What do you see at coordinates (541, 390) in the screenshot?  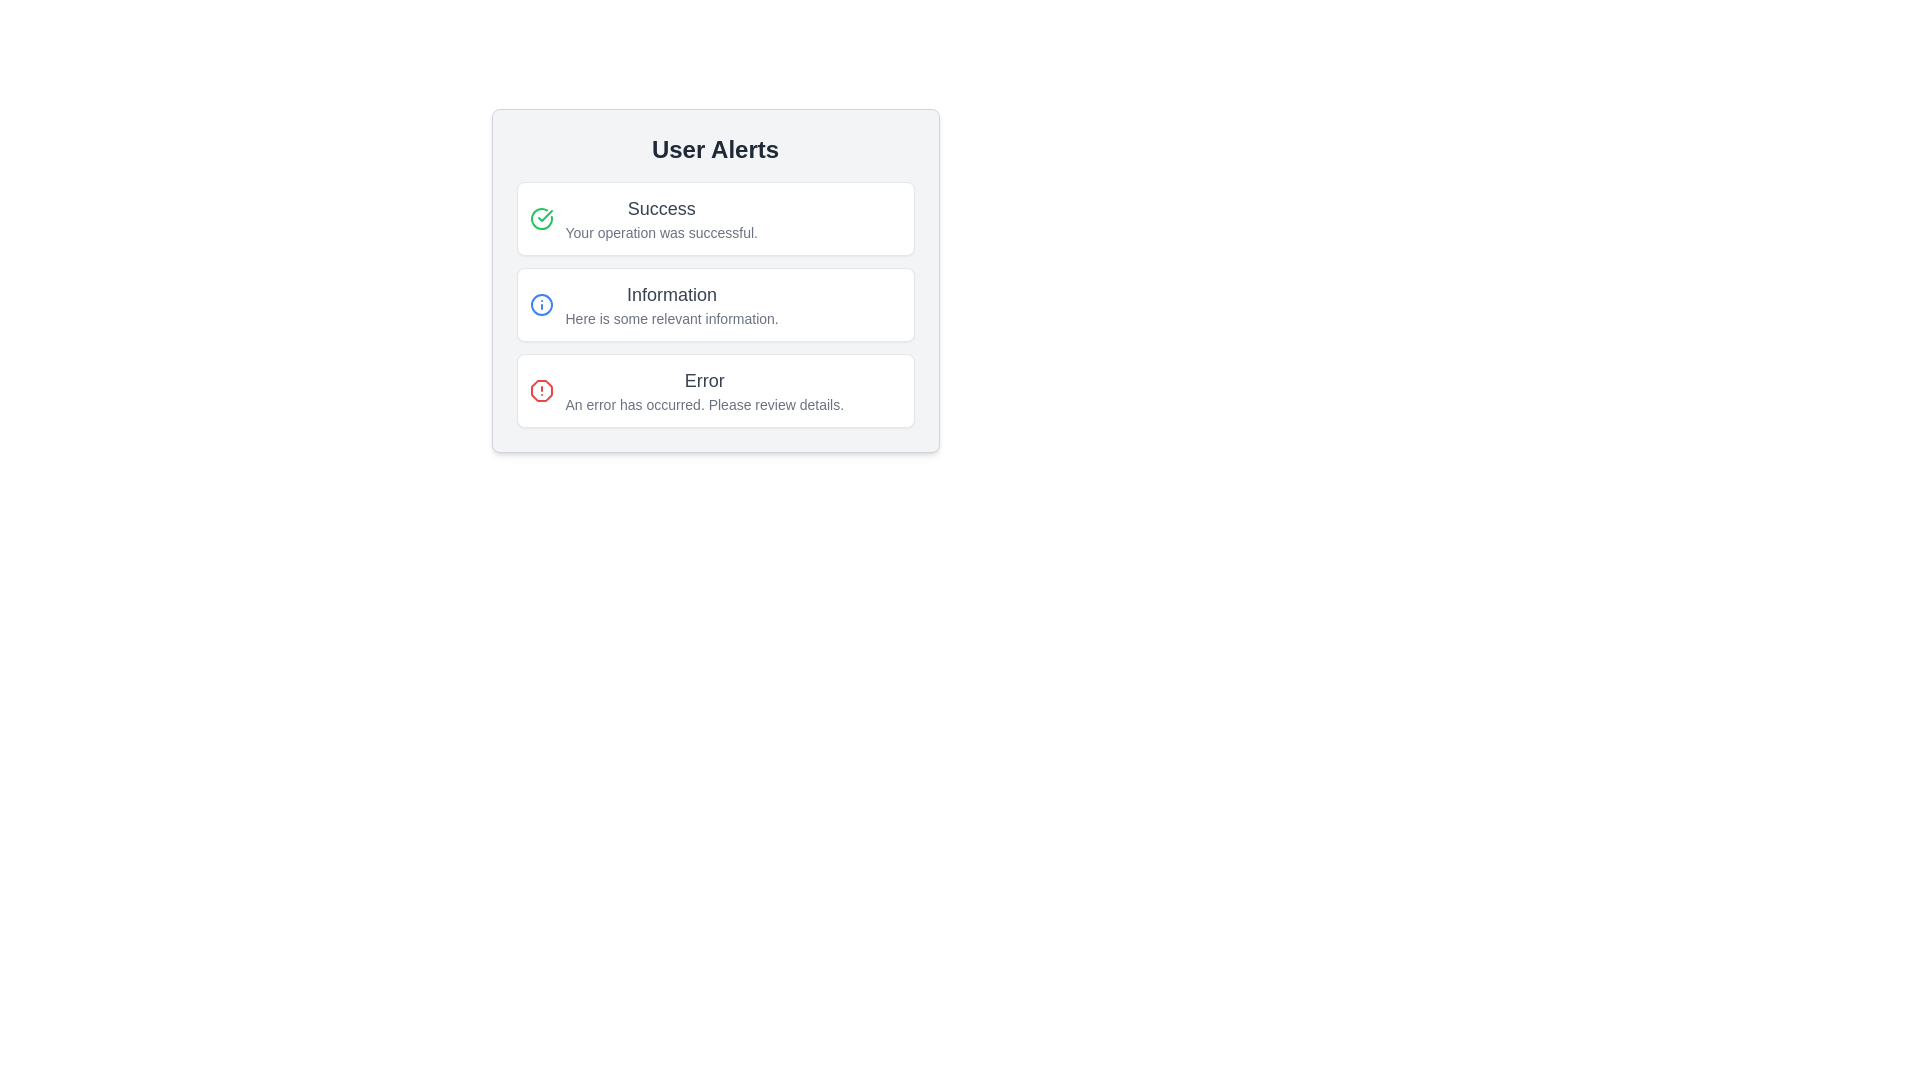 I see `the octagonal red alert icon located in the rightmost column of the 'Error' section, adjacent to the text 'Error'` at bounding box center [541, 390].